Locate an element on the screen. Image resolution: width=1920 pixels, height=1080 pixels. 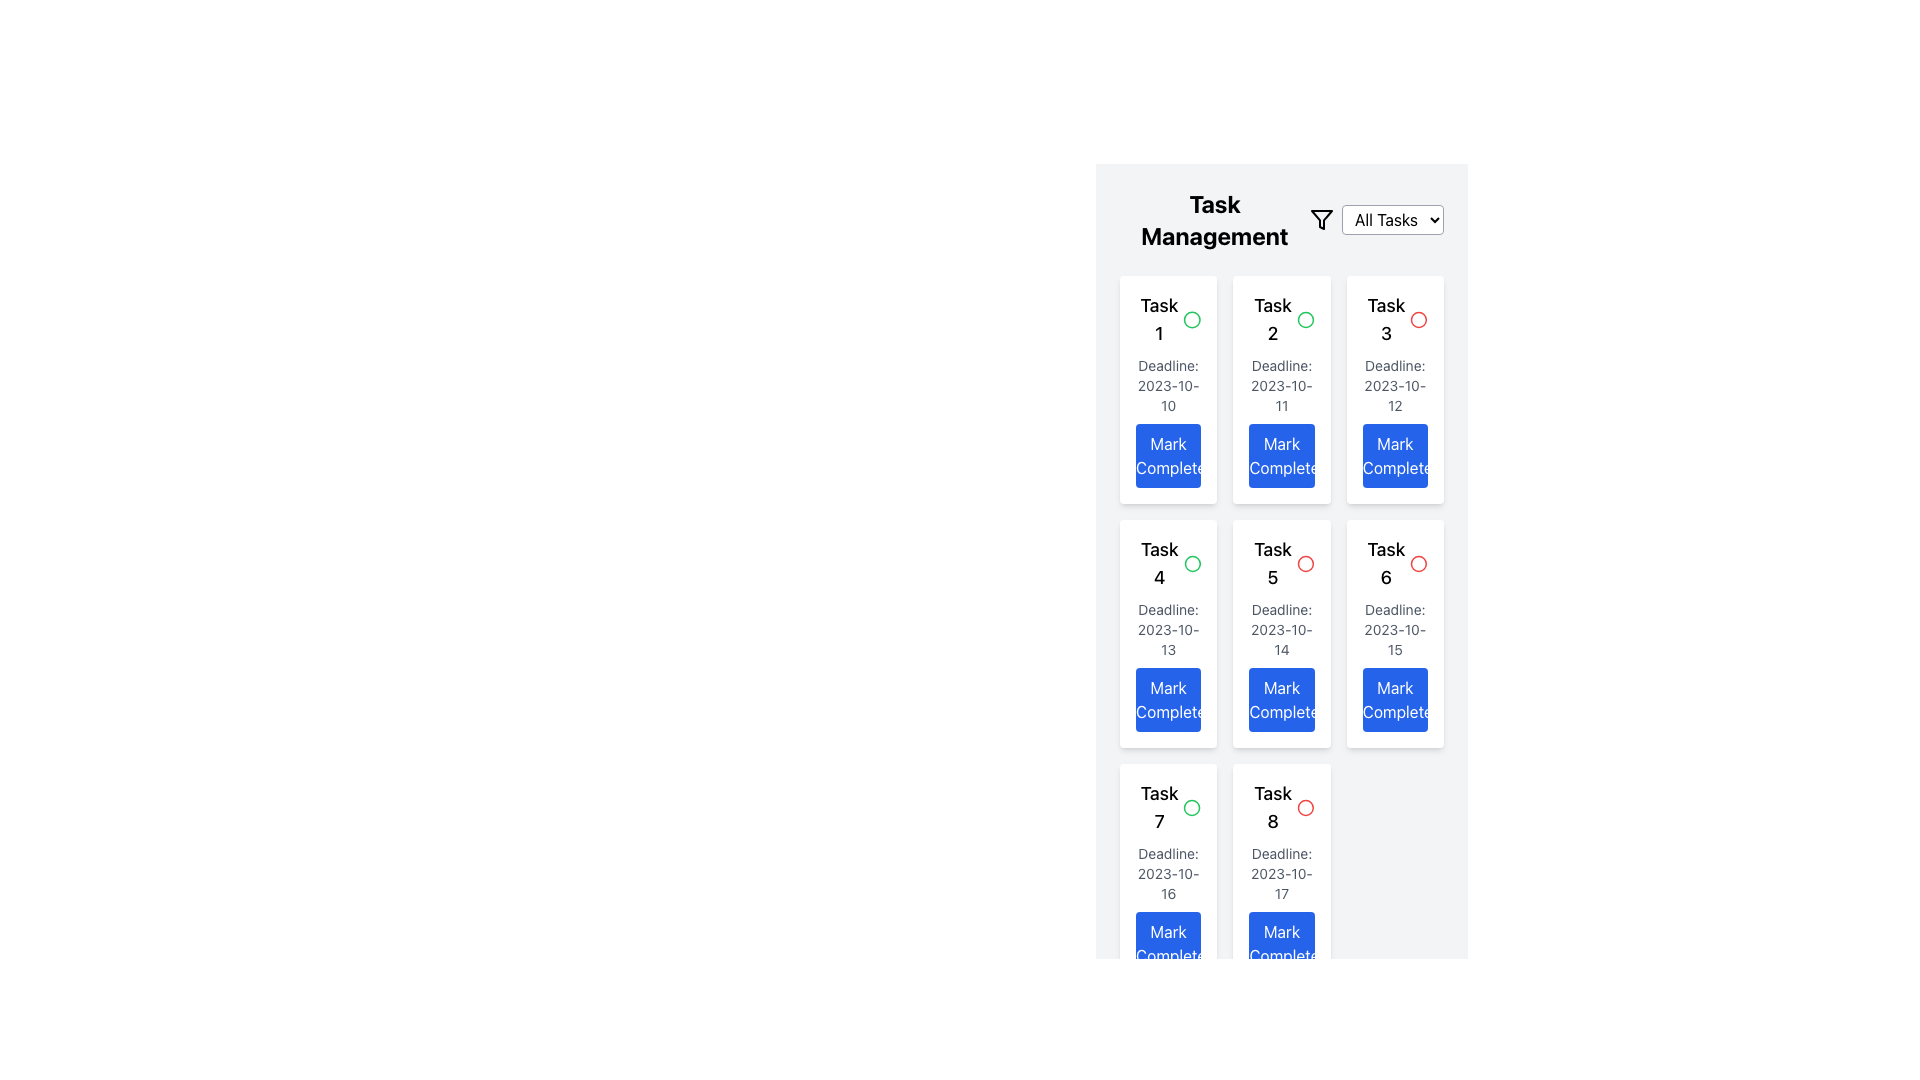
the text label displaying 'Deadline: 2023-10-17', which is positioned under the title 'Task 8' and above the 'Mark Completed' button in the task card is located at coordinates (1281, 873).